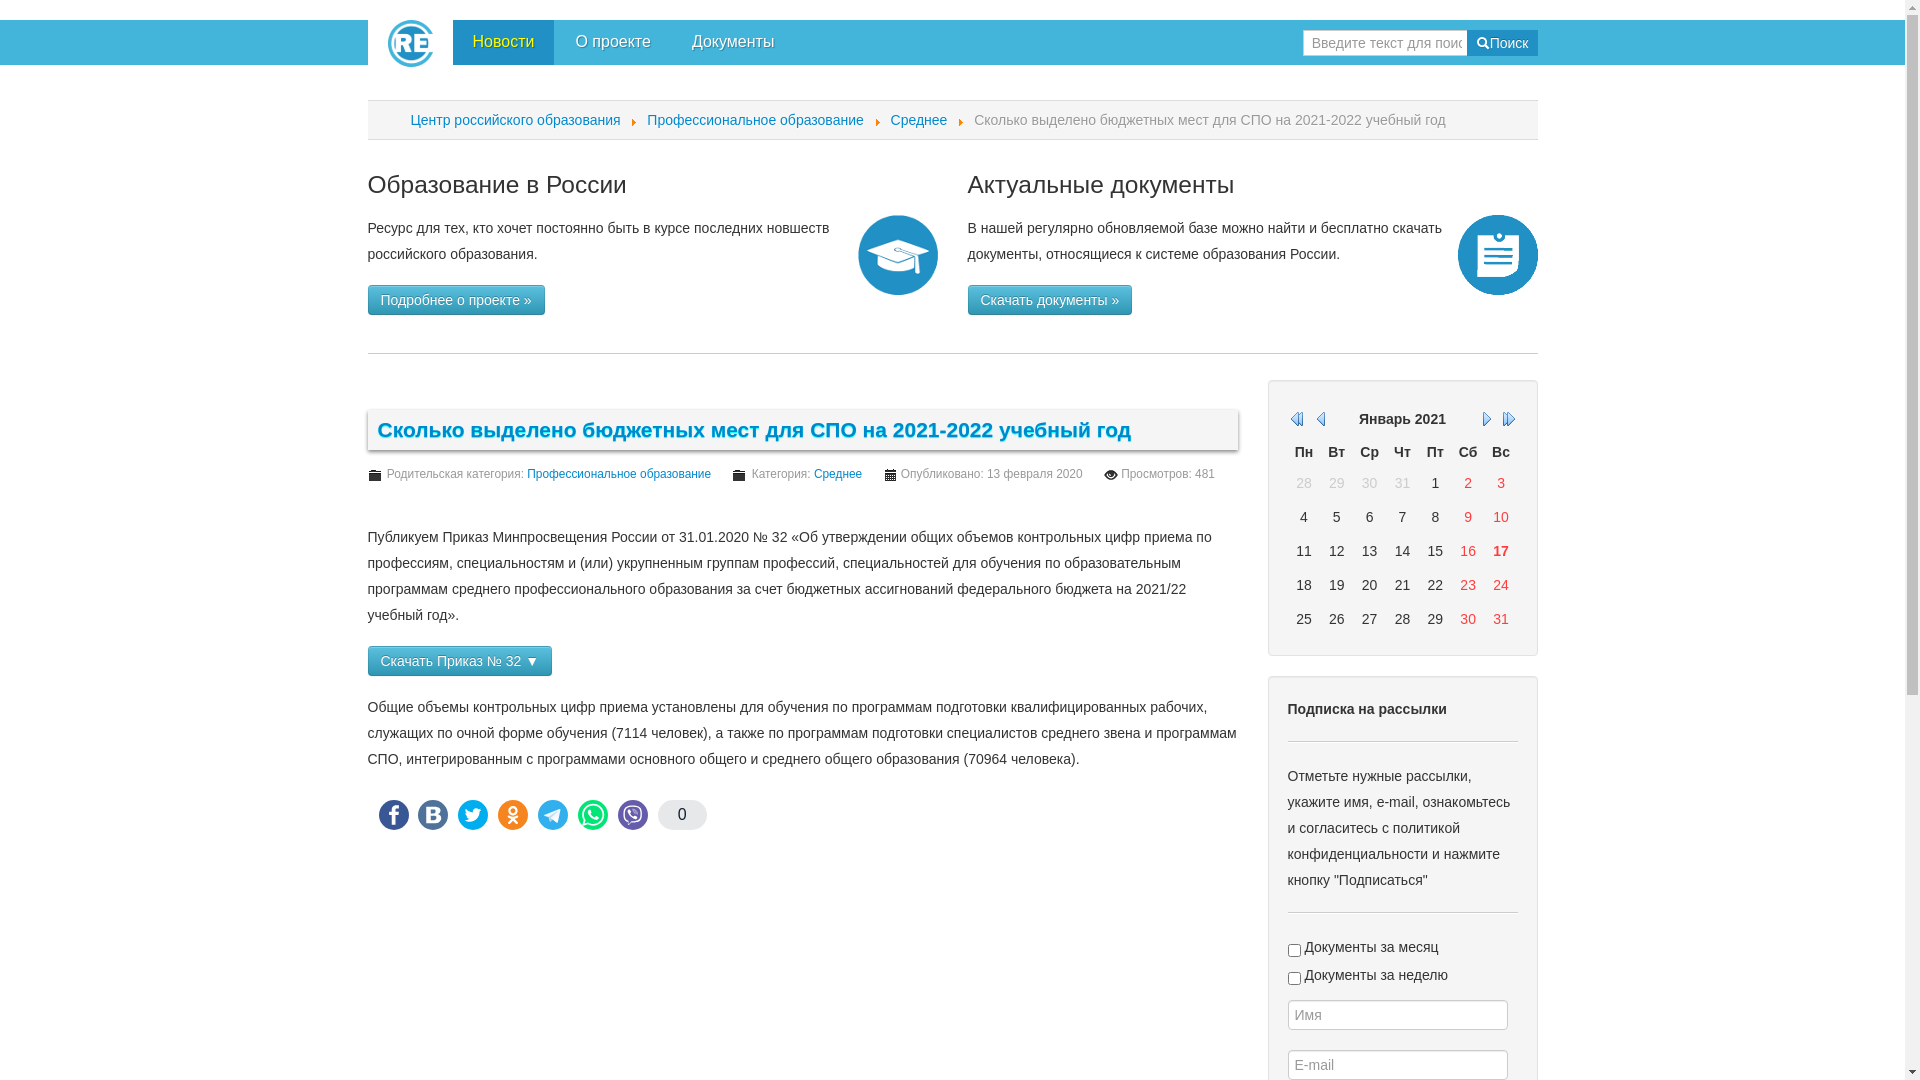 The width and height of the screenshot is (1920, 1080). What do you see at coordinates (552, 814) in the screenshot?
I see `'Telegram'` at bounding box center [552, 814].